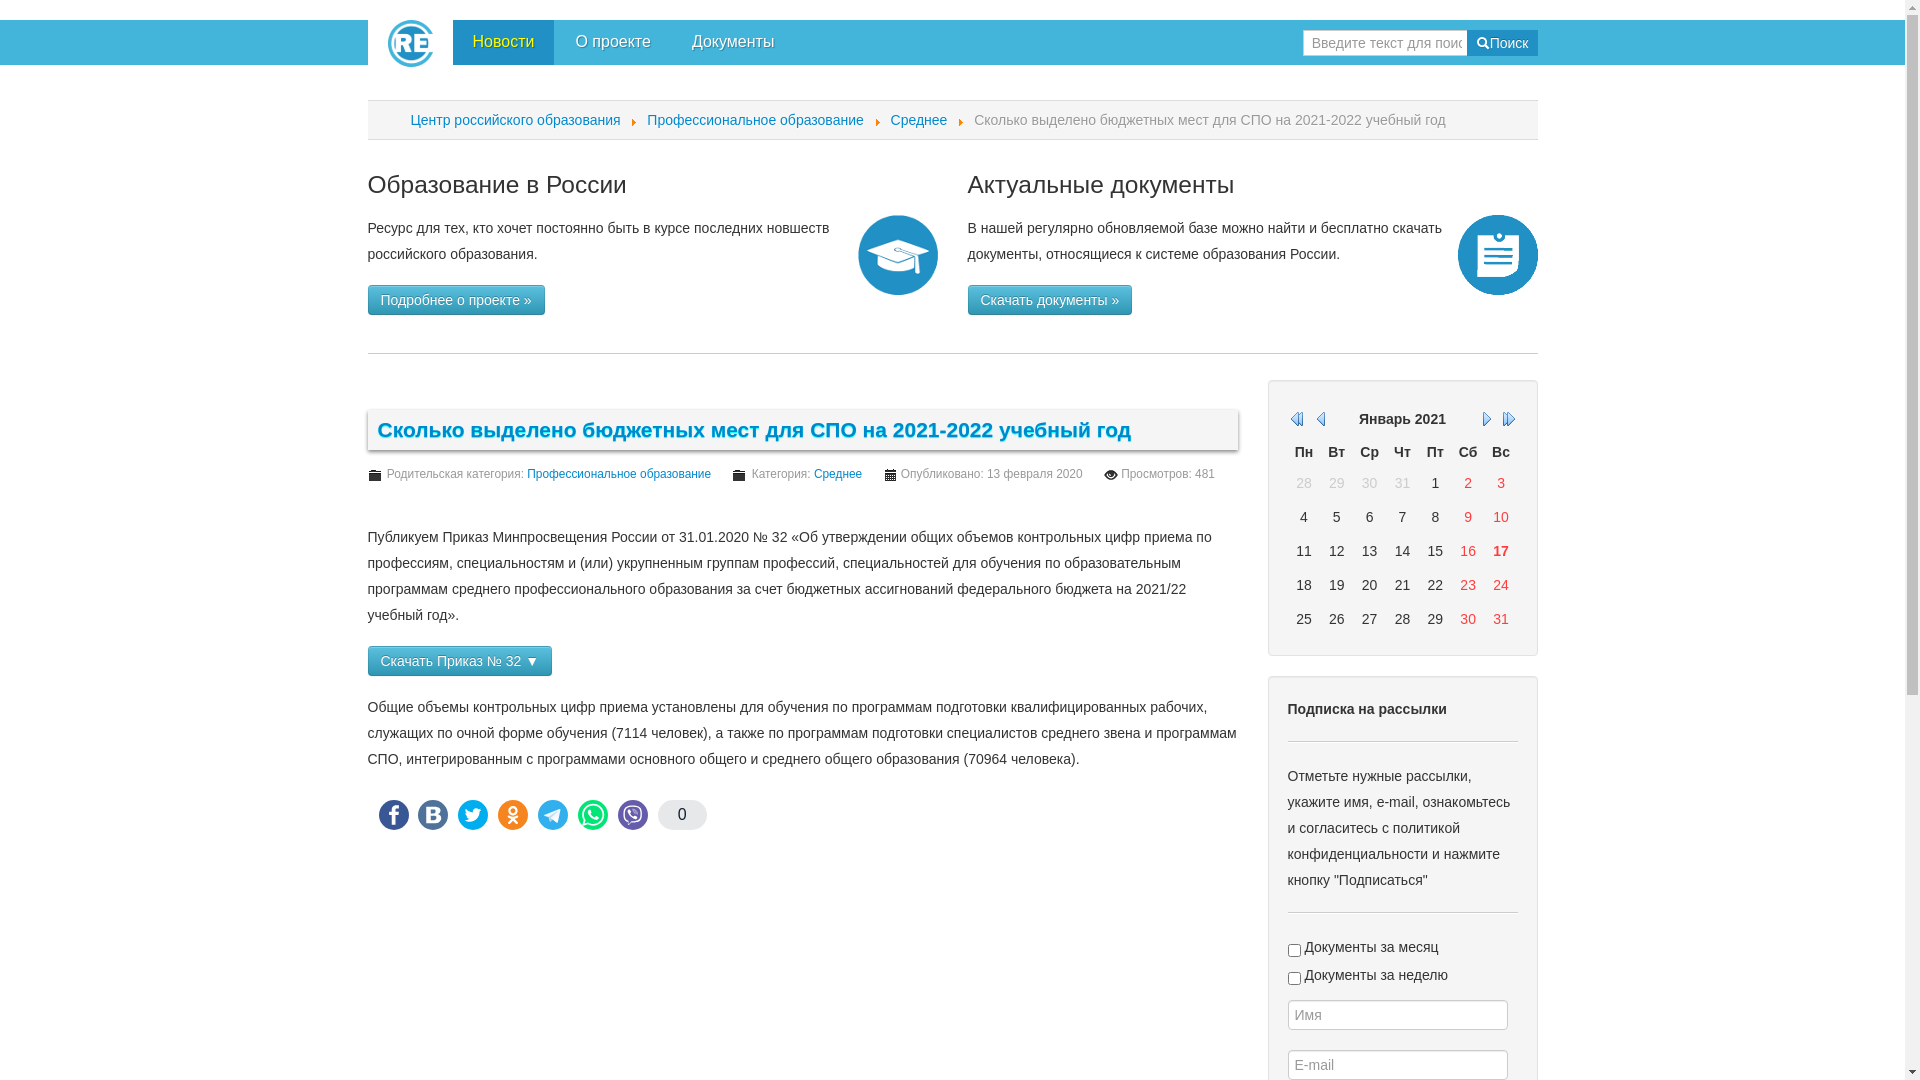 The width and height of the screenshot is (1920, 1080). What do you see at coordinates (552, 814) in the screenshot?
I see `'Telegram'` at bounding box center [552, 814].